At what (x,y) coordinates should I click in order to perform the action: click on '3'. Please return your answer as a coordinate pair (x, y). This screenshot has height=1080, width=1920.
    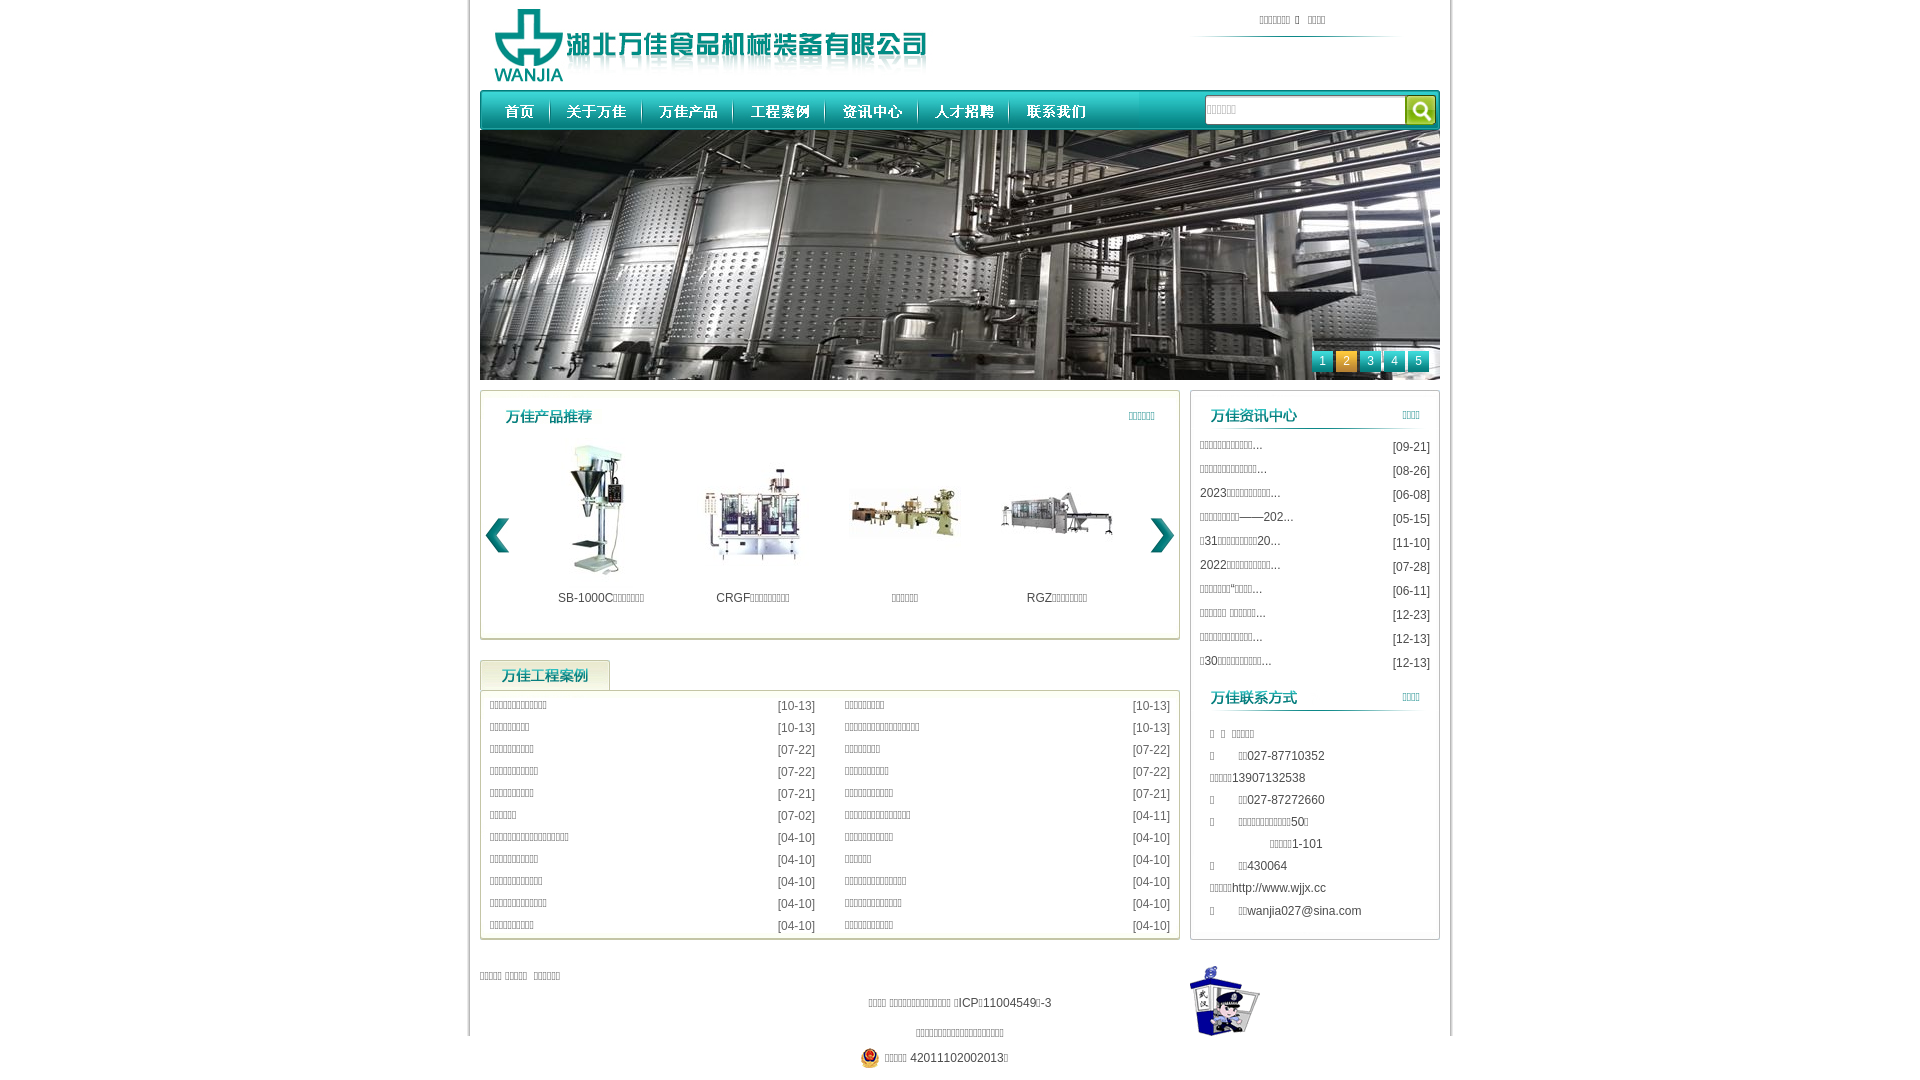
    Looking at the image, I should click on (1369, 361).